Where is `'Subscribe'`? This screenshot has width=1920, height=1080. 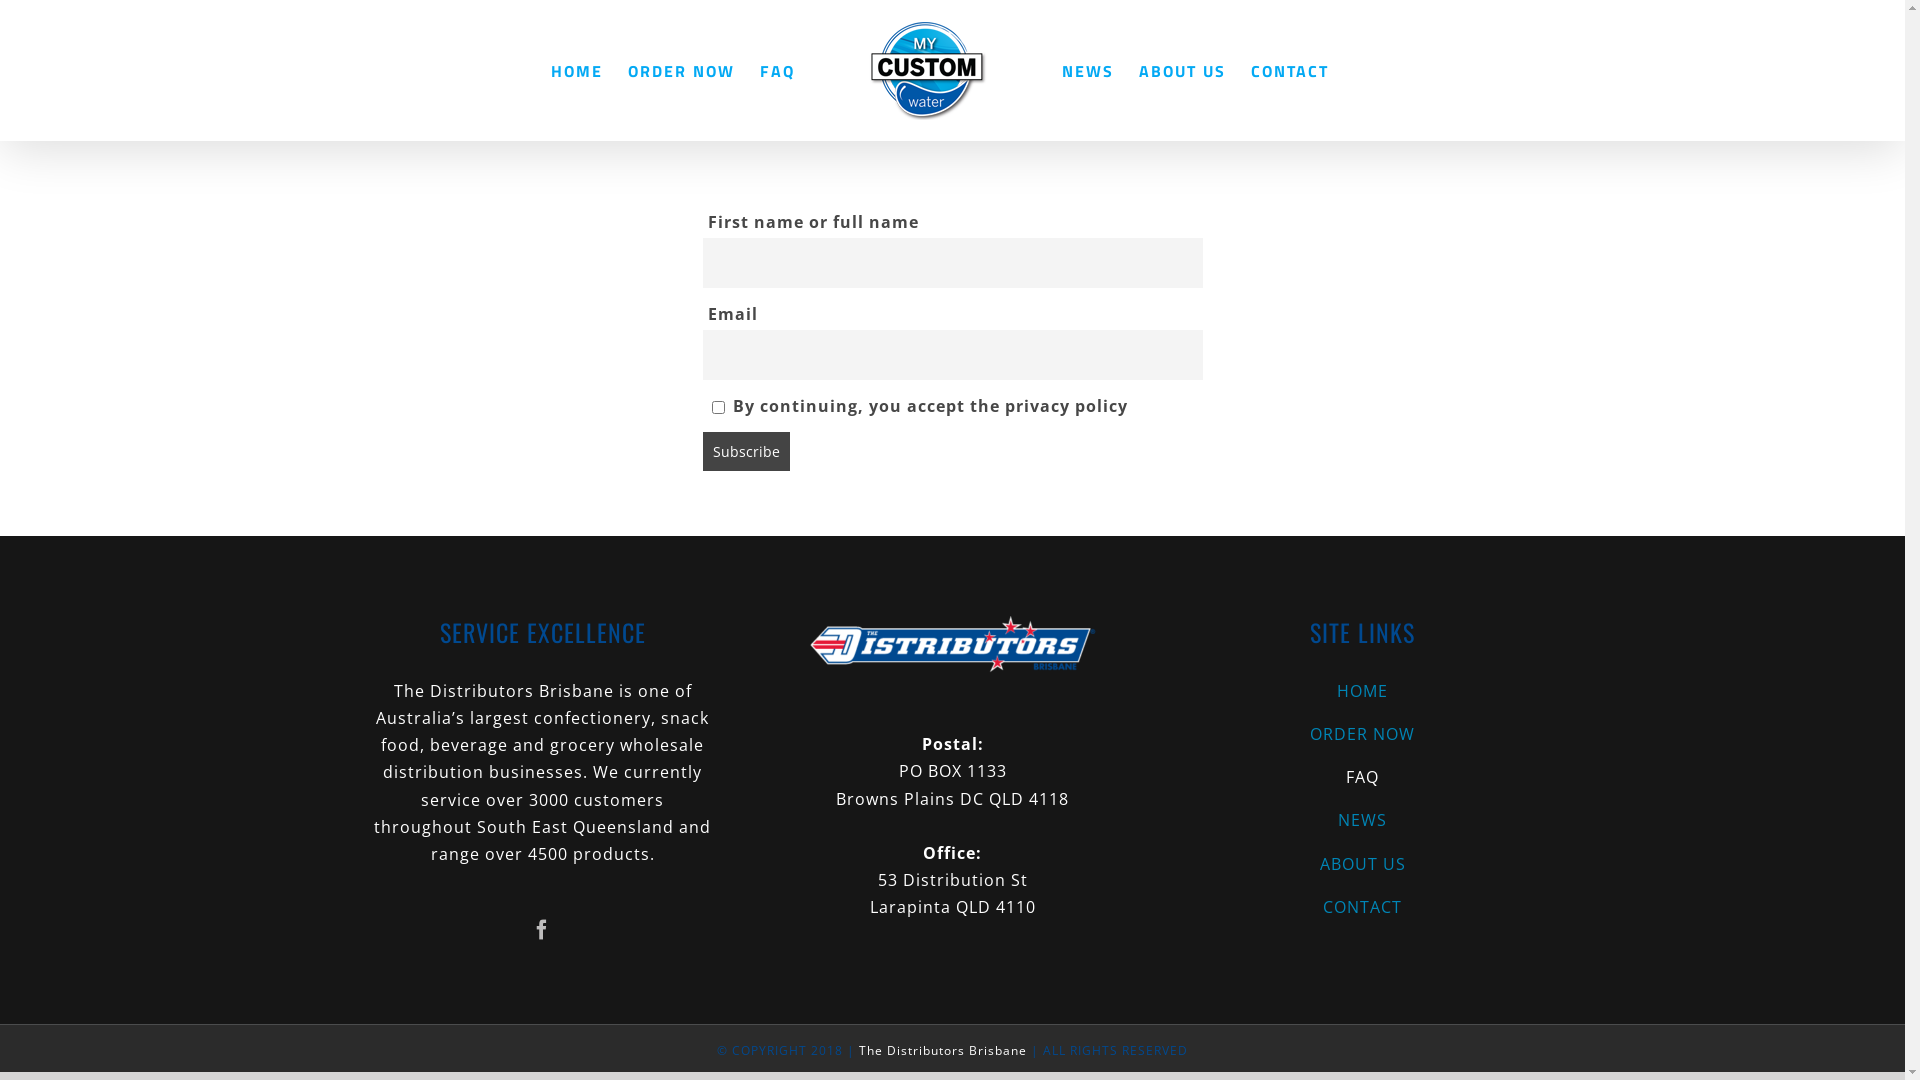 'Subscribe' is located at coordinates (744, 451).